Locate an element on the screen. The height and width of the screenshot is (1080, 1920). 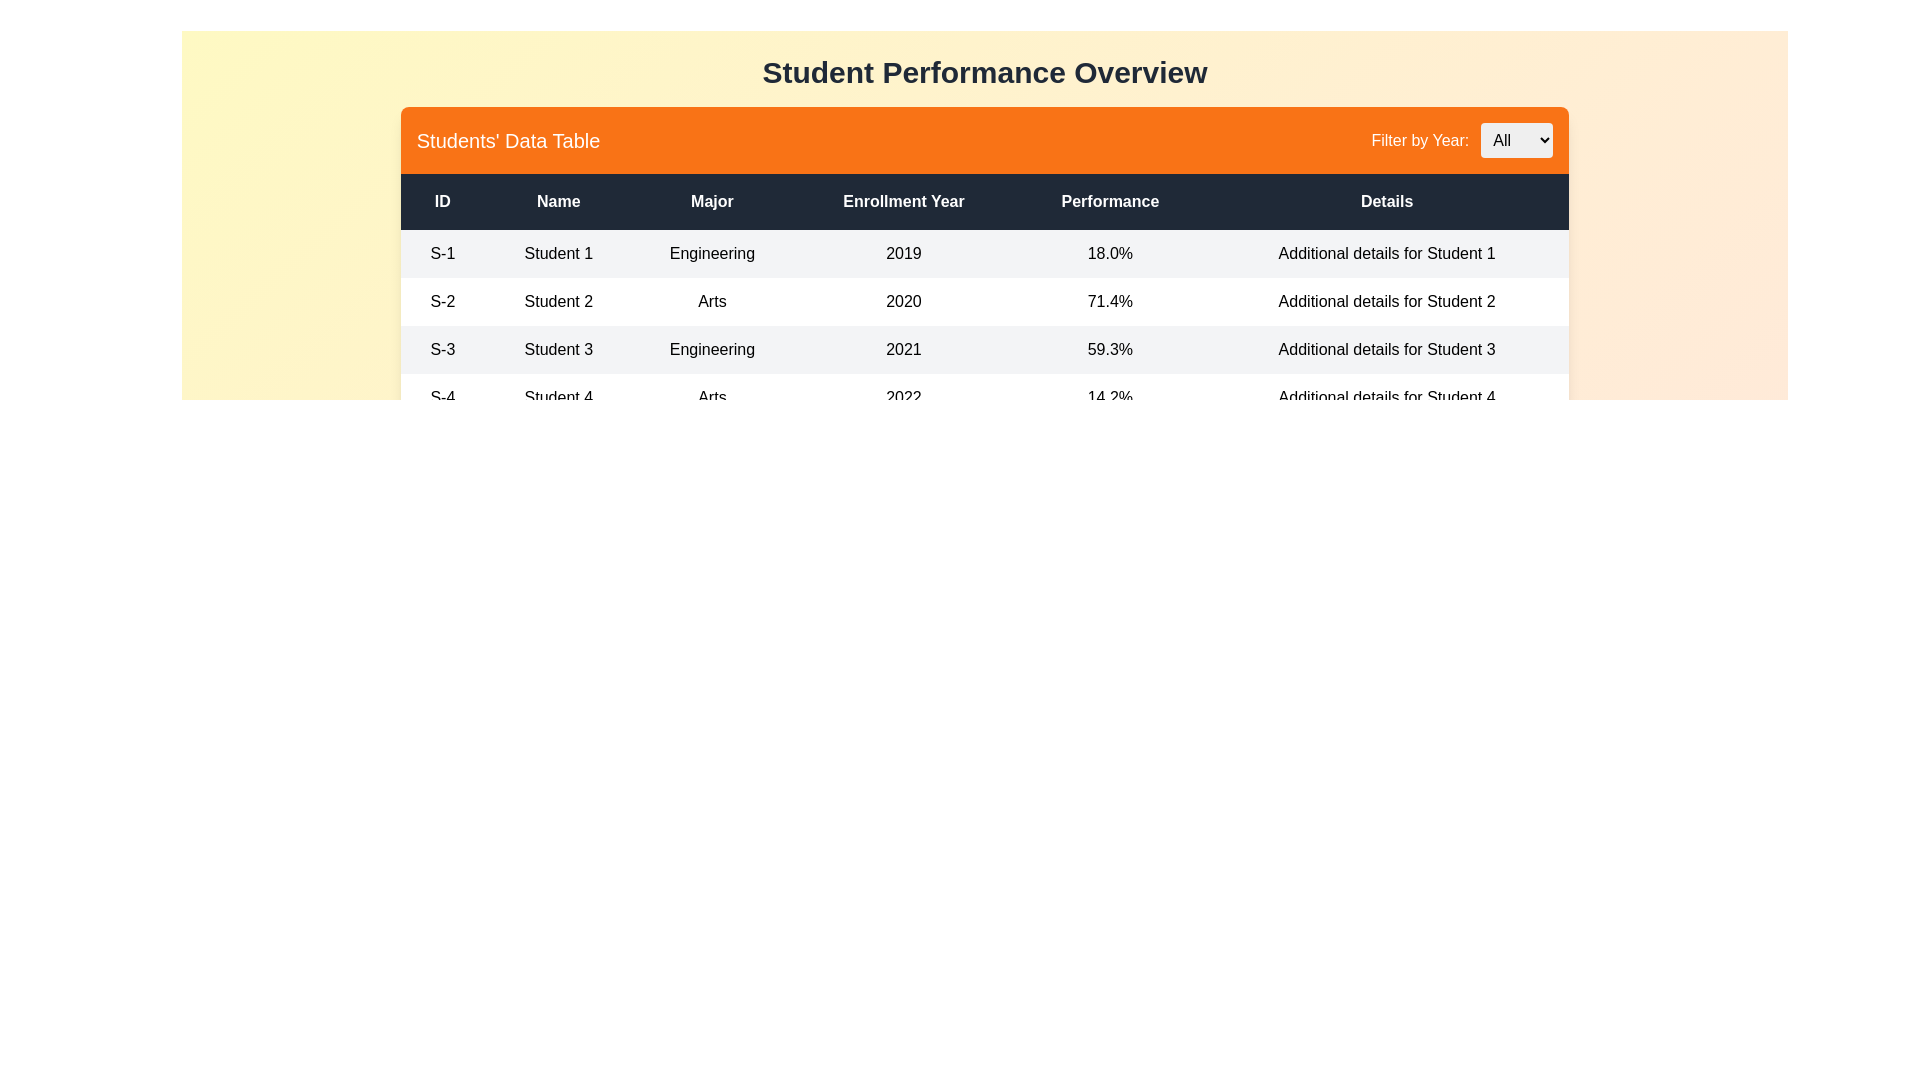
the year 2023 from the dropdown to filter the table is located at coordinates (1517, 139).